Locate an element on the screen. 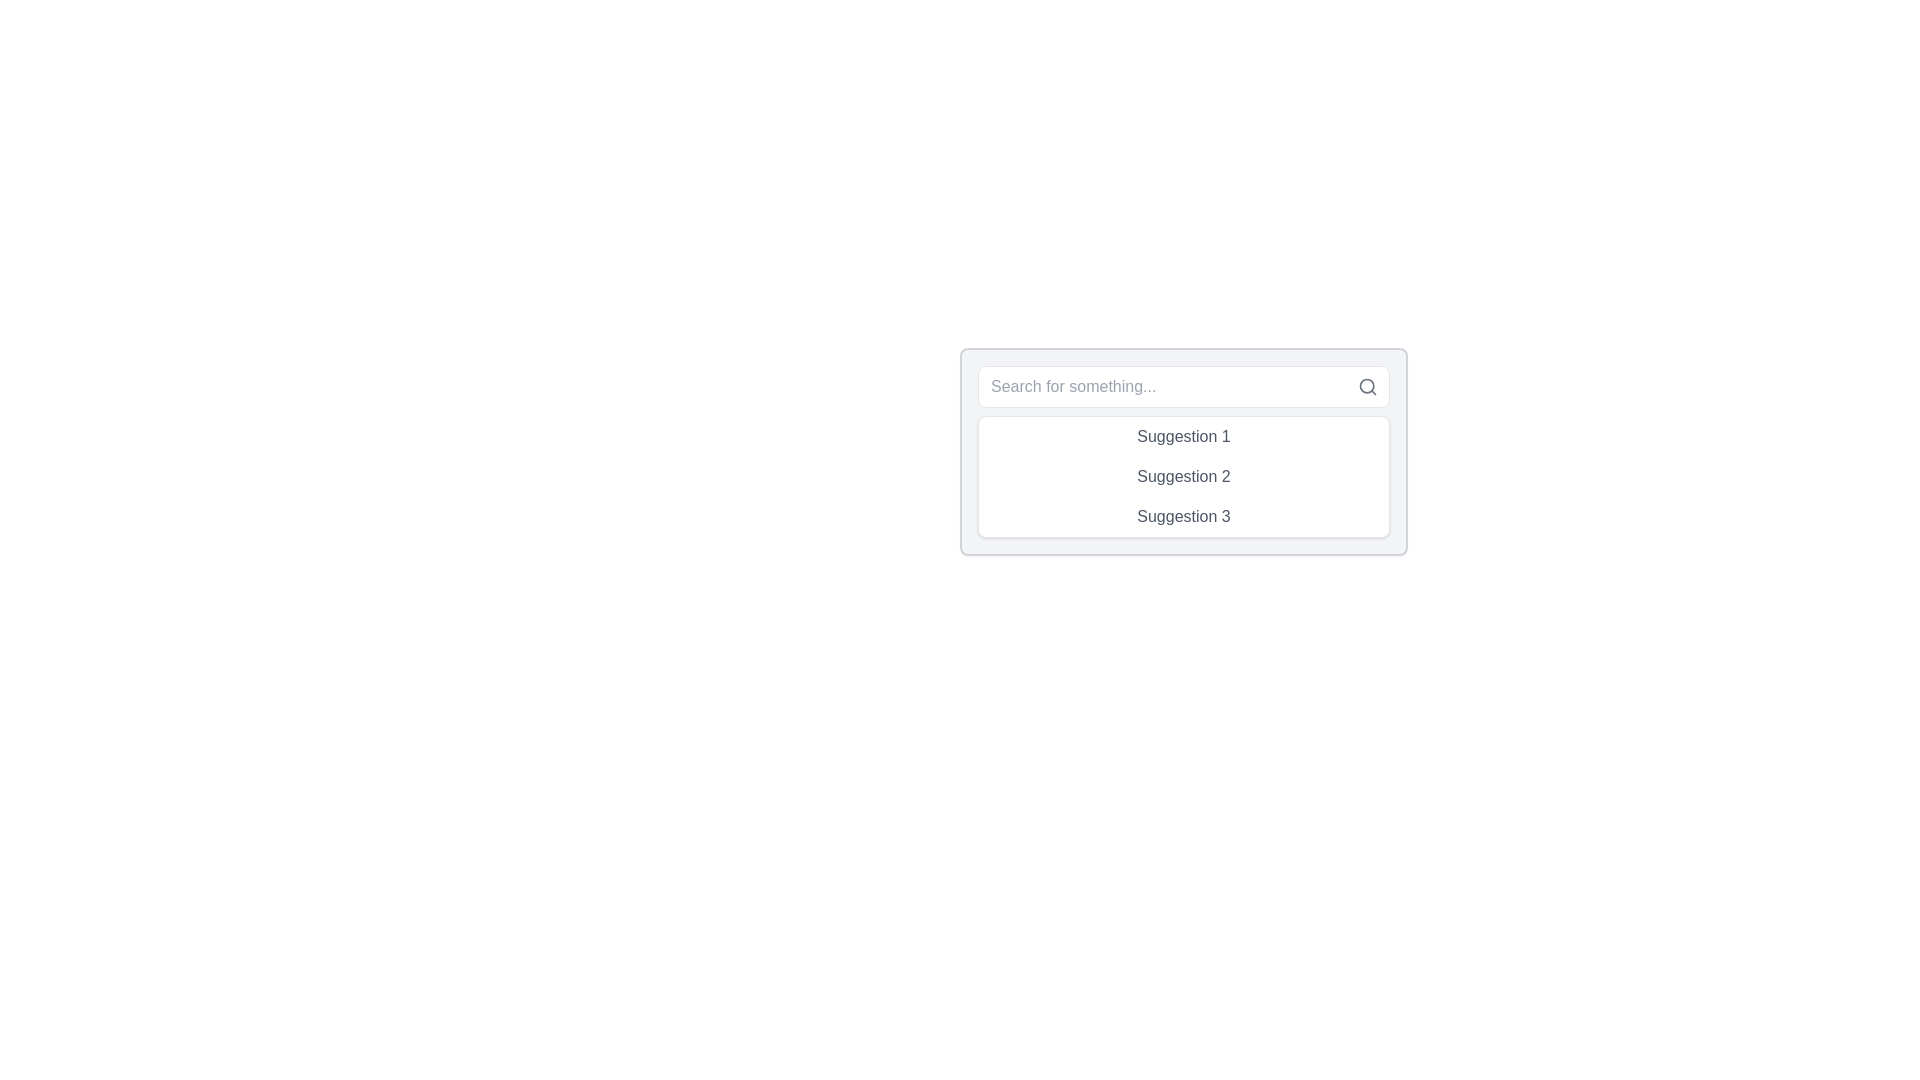 The image size is (1920, 1080). the second item in the dropdown list of suggestions is located at coordinates (1184, 477).